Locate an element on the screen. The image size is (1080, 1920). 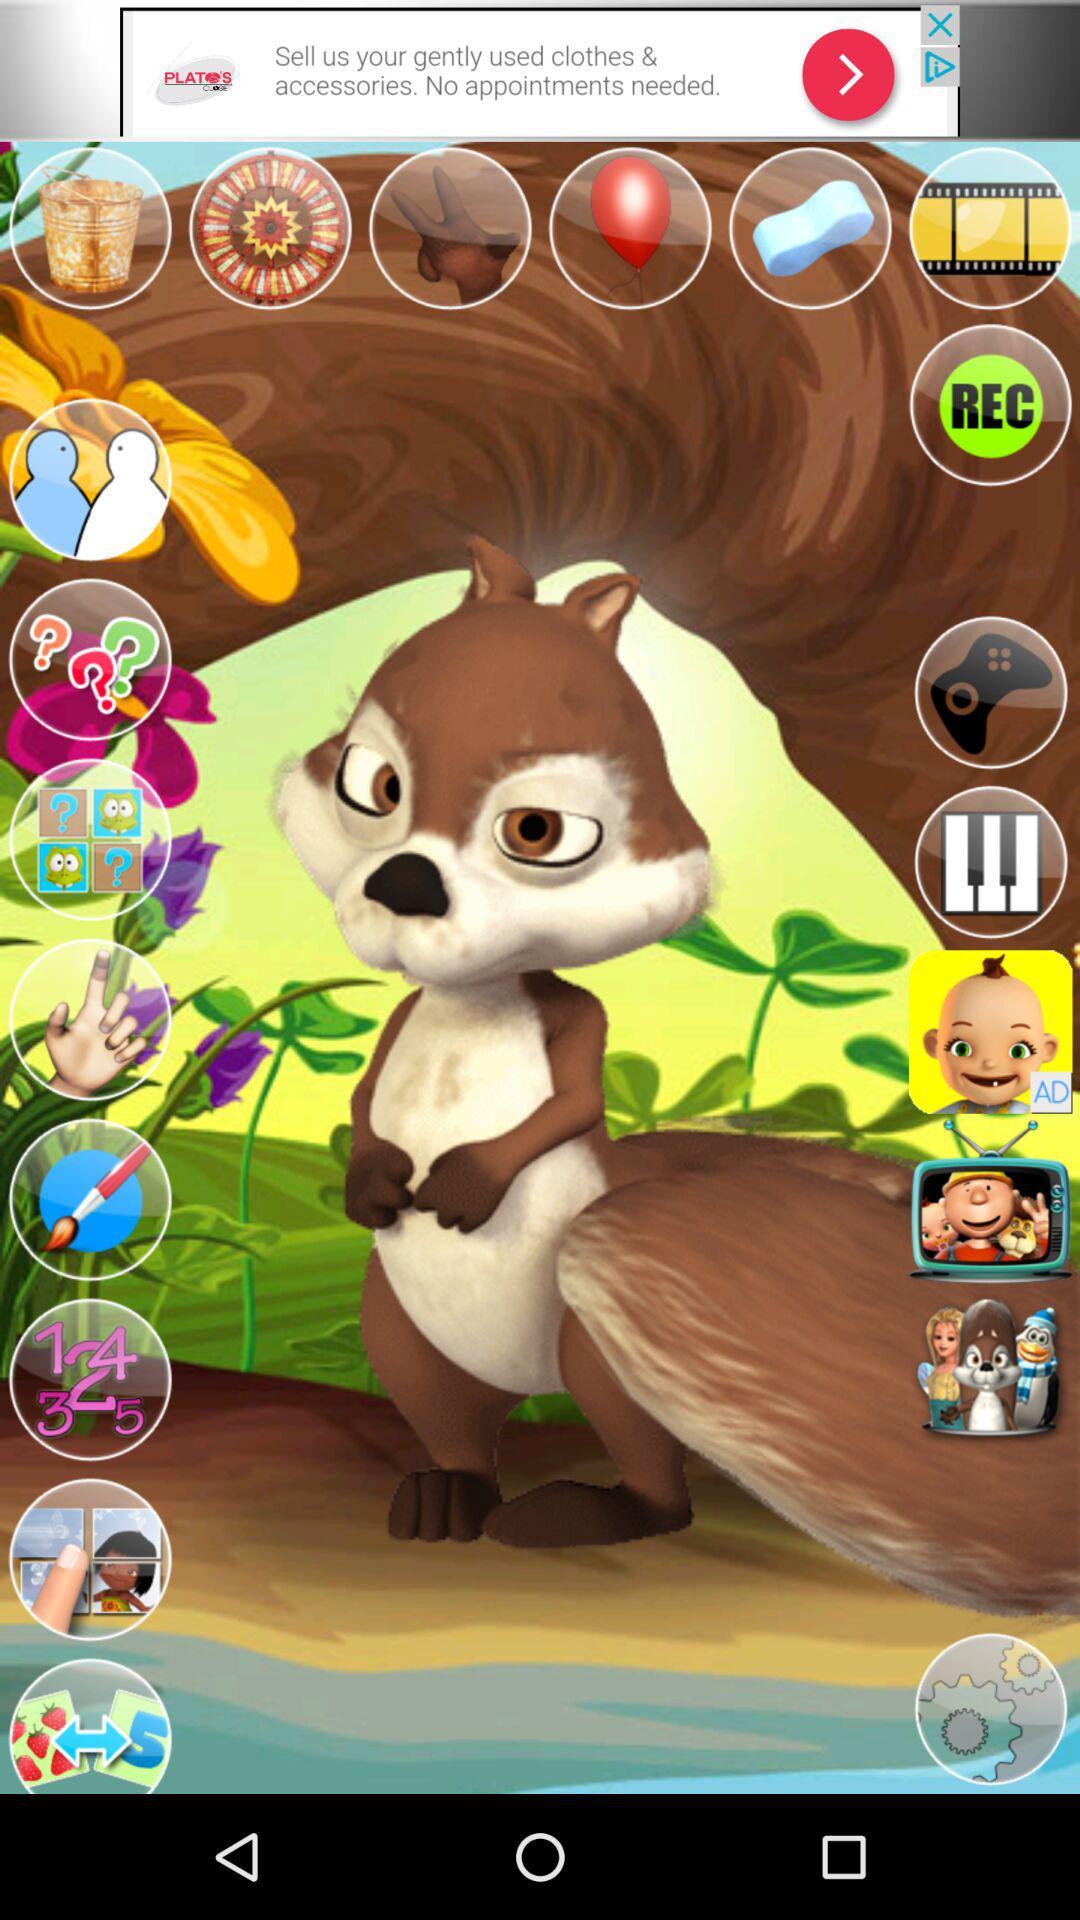
the swap icon is located at coordinates (88, 1842).